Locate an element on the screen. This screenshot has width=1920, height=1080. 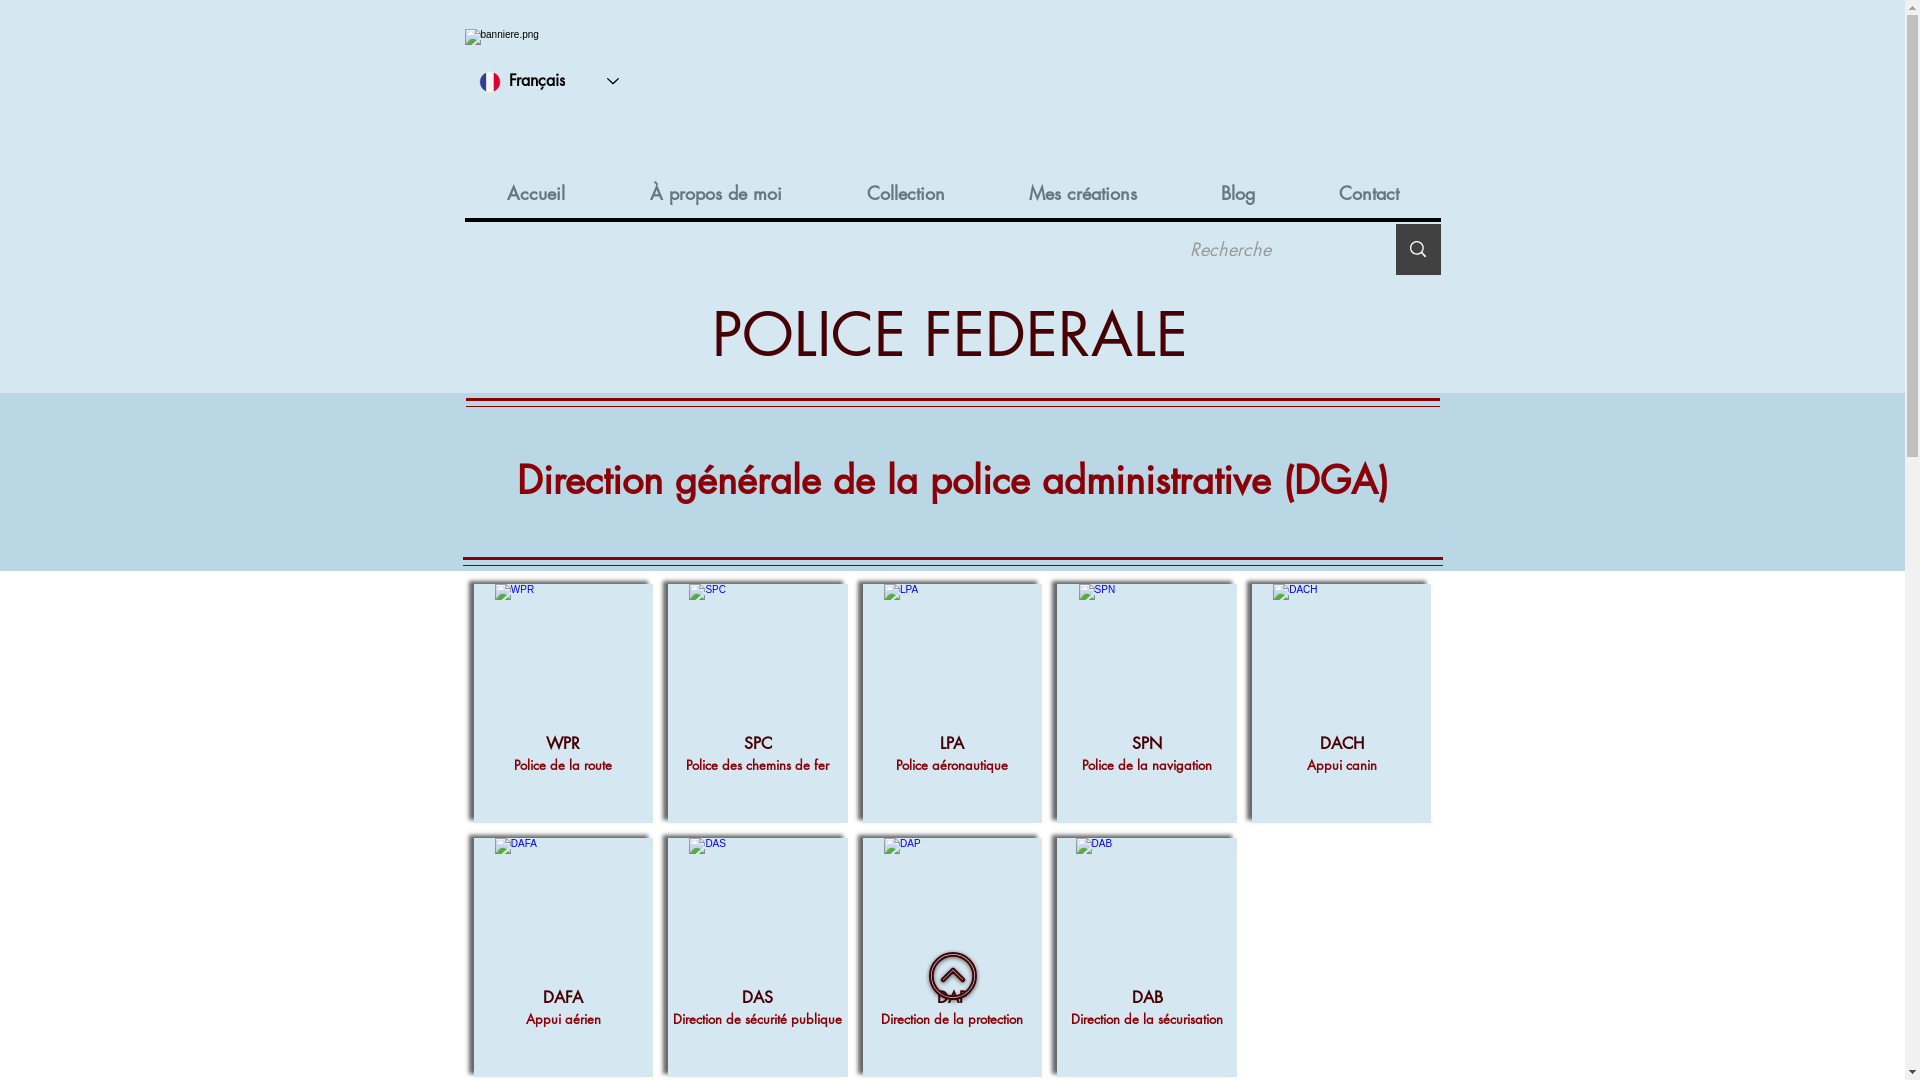
'SPN is located at coordinates (1147, 702).